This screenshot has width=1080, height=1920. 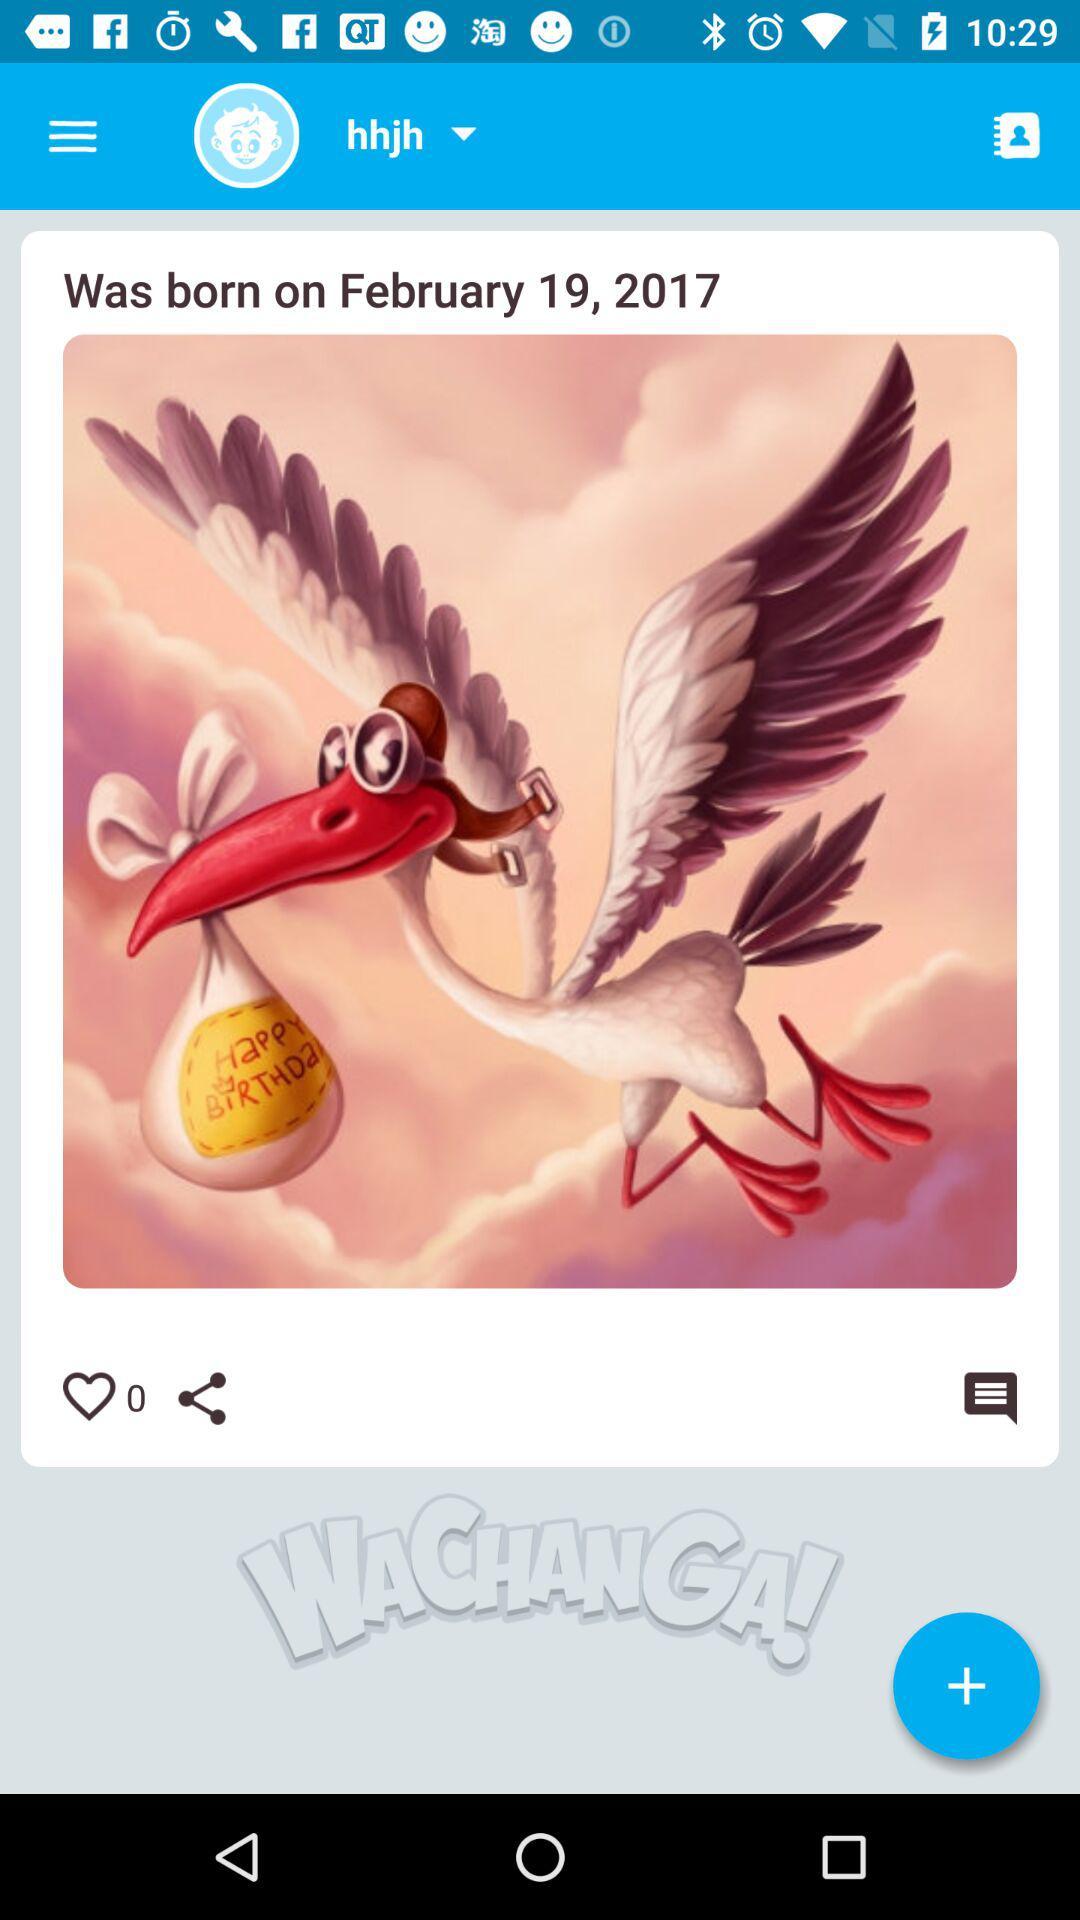 What do you see at coordinates (463, 135) in the screenshot?
I see `menu to view profile` at bounding box center [463, 135].